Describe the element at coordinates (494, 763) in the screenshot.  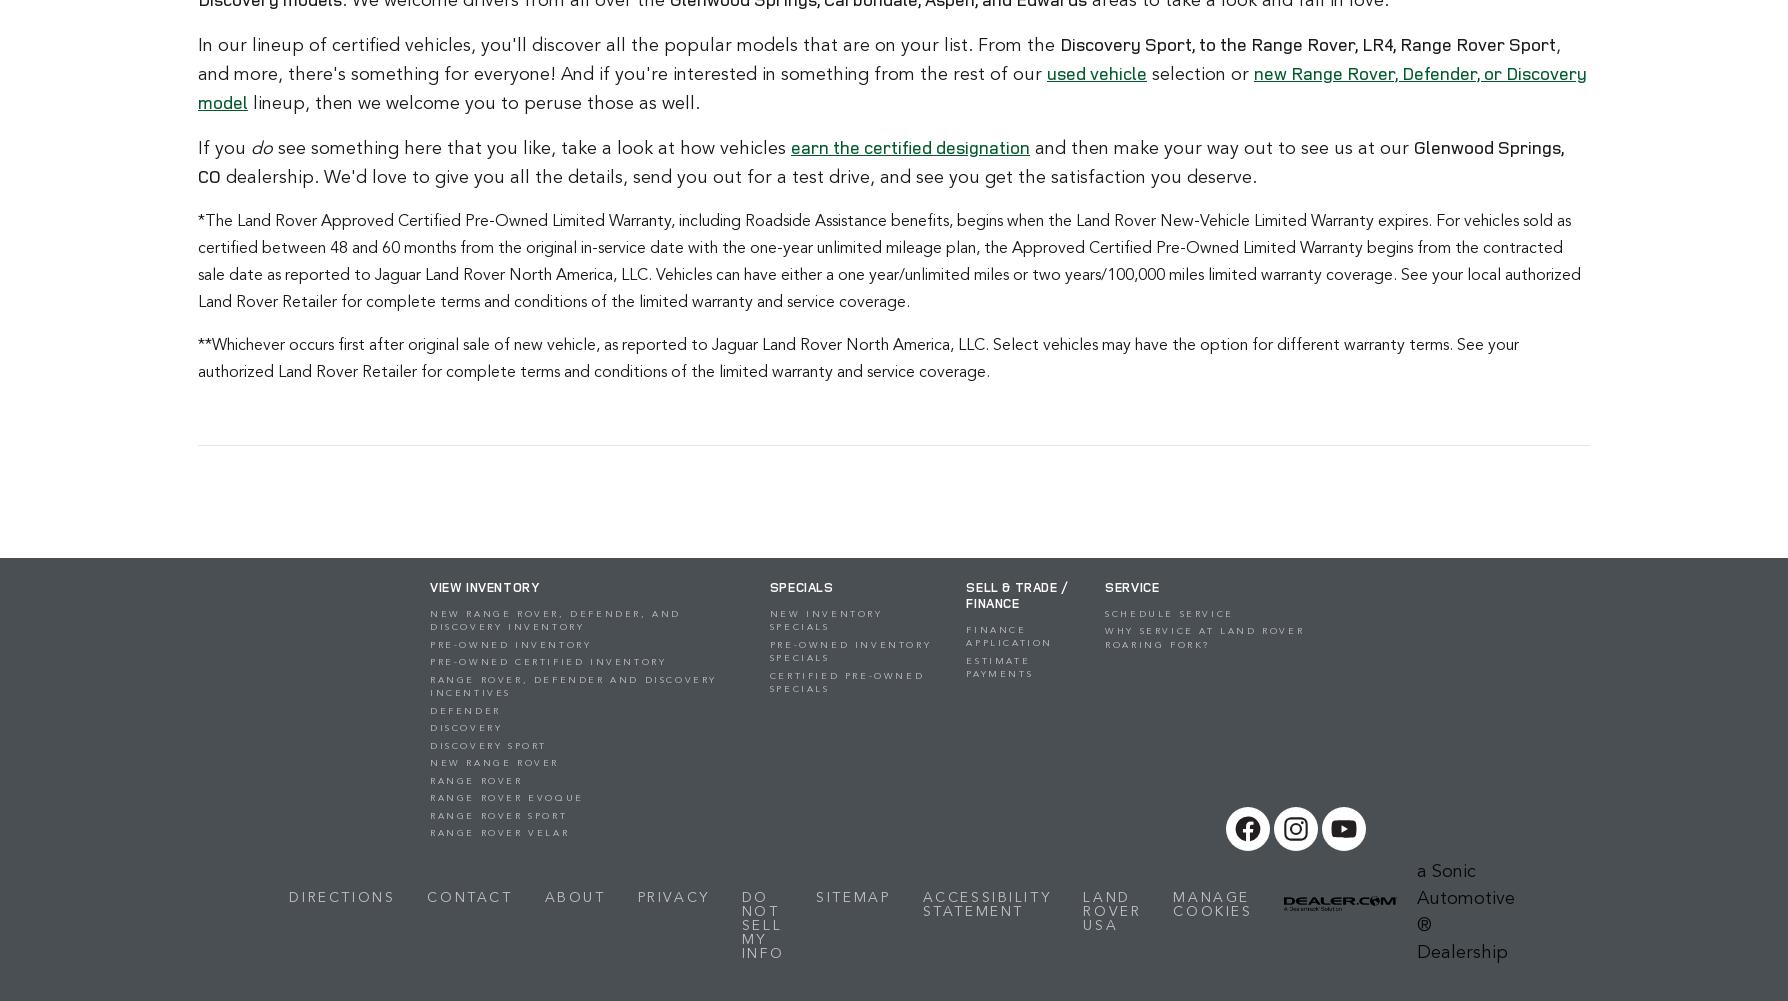
I see `'New Range Rover'` at that location.